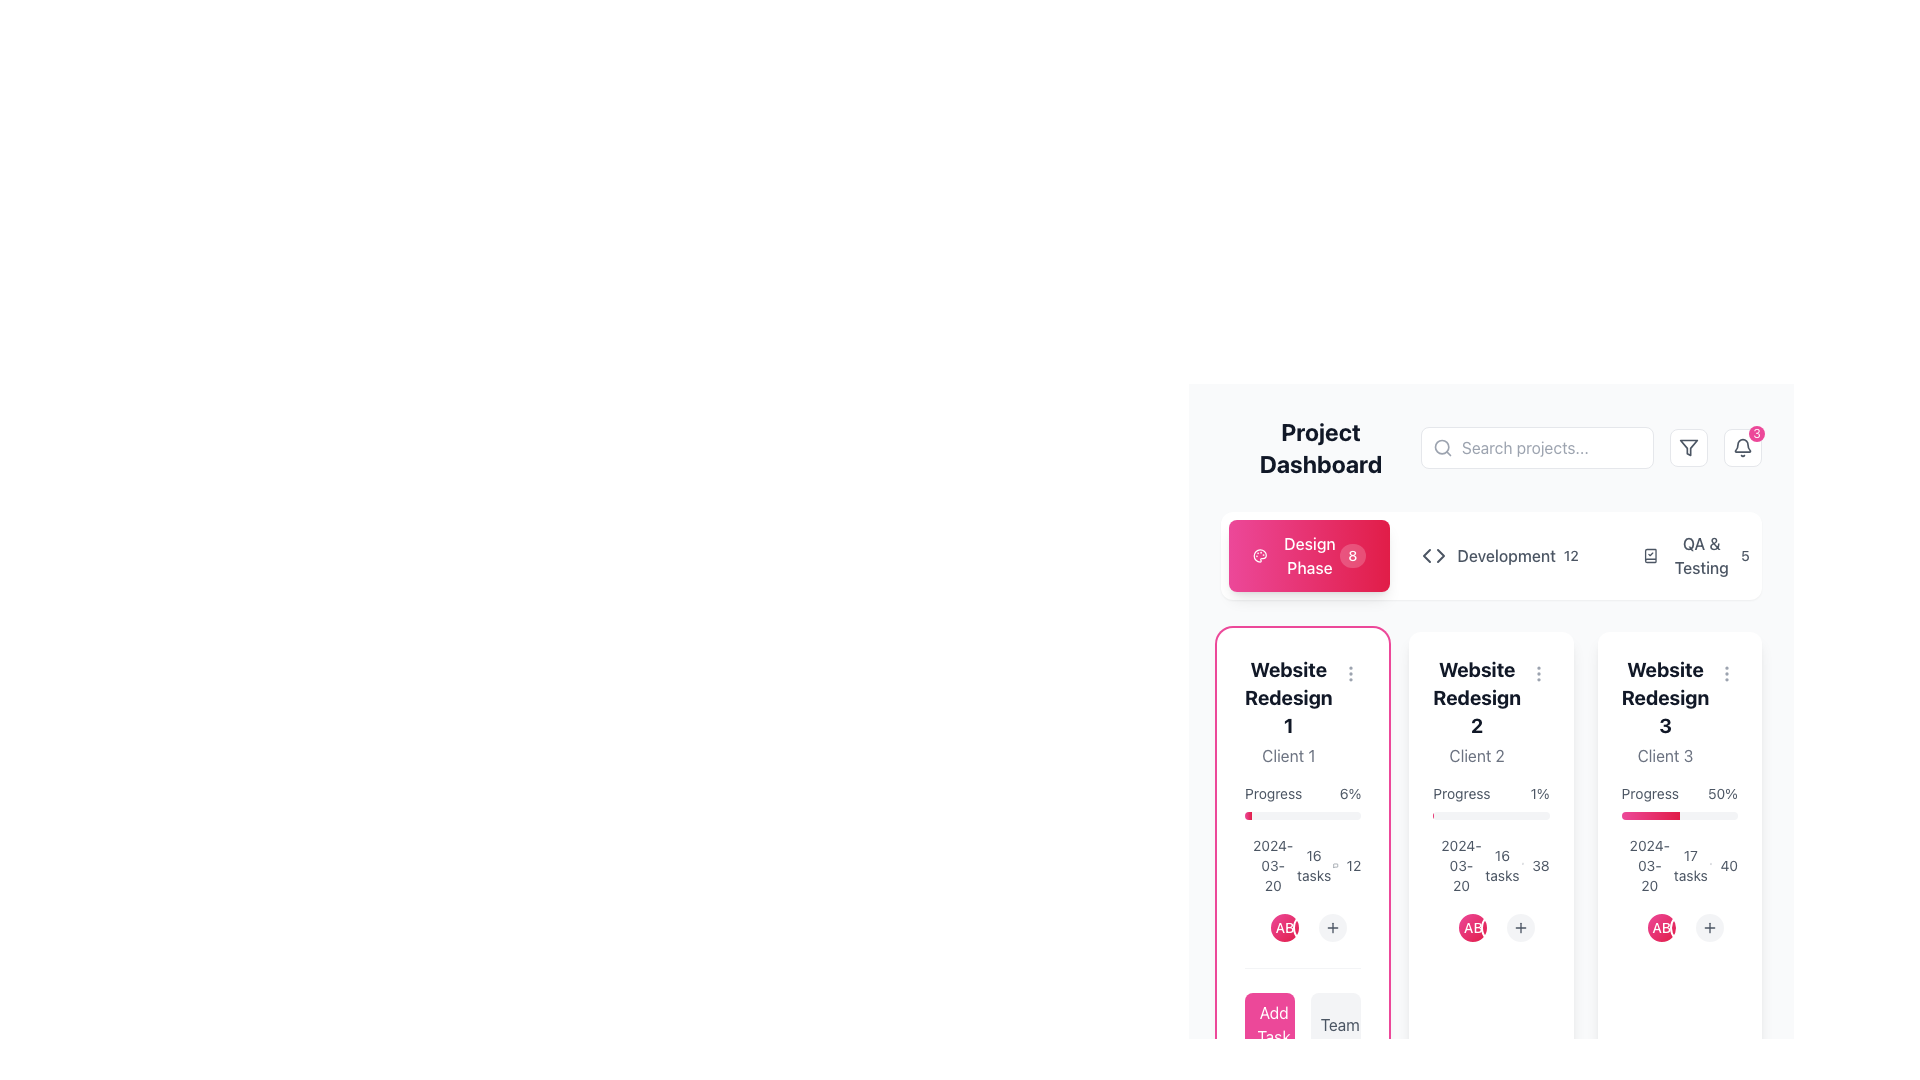 The image size is (1920, 1080). What do you see at coordinates (1491, 928) in the screenshot?
I see `the button that allows users to add a member to the 'Website Redesign 2' project, located in the bottom portion of the card component` at bounding box center [1491, 928].